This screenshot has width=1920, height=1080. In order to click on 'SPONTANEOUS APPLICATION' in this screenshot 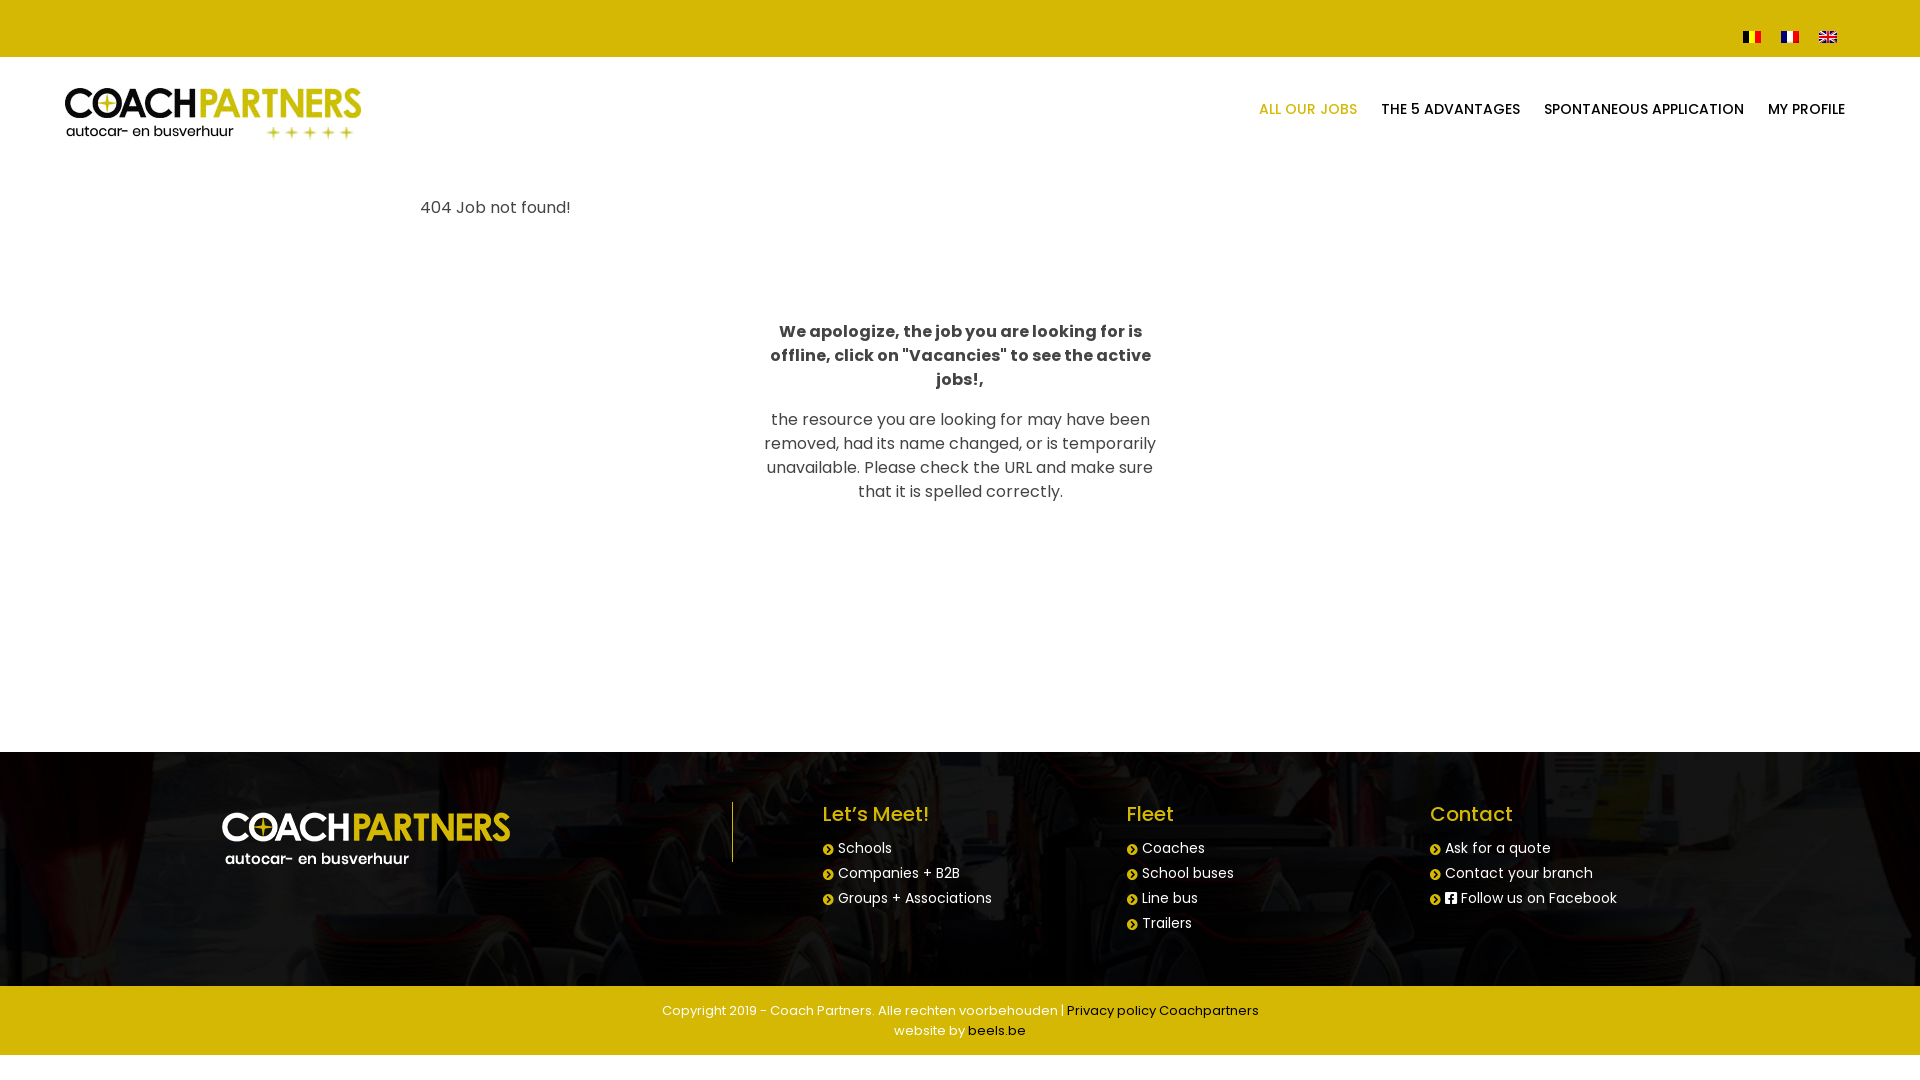, I will do `click(1643, 108)`.